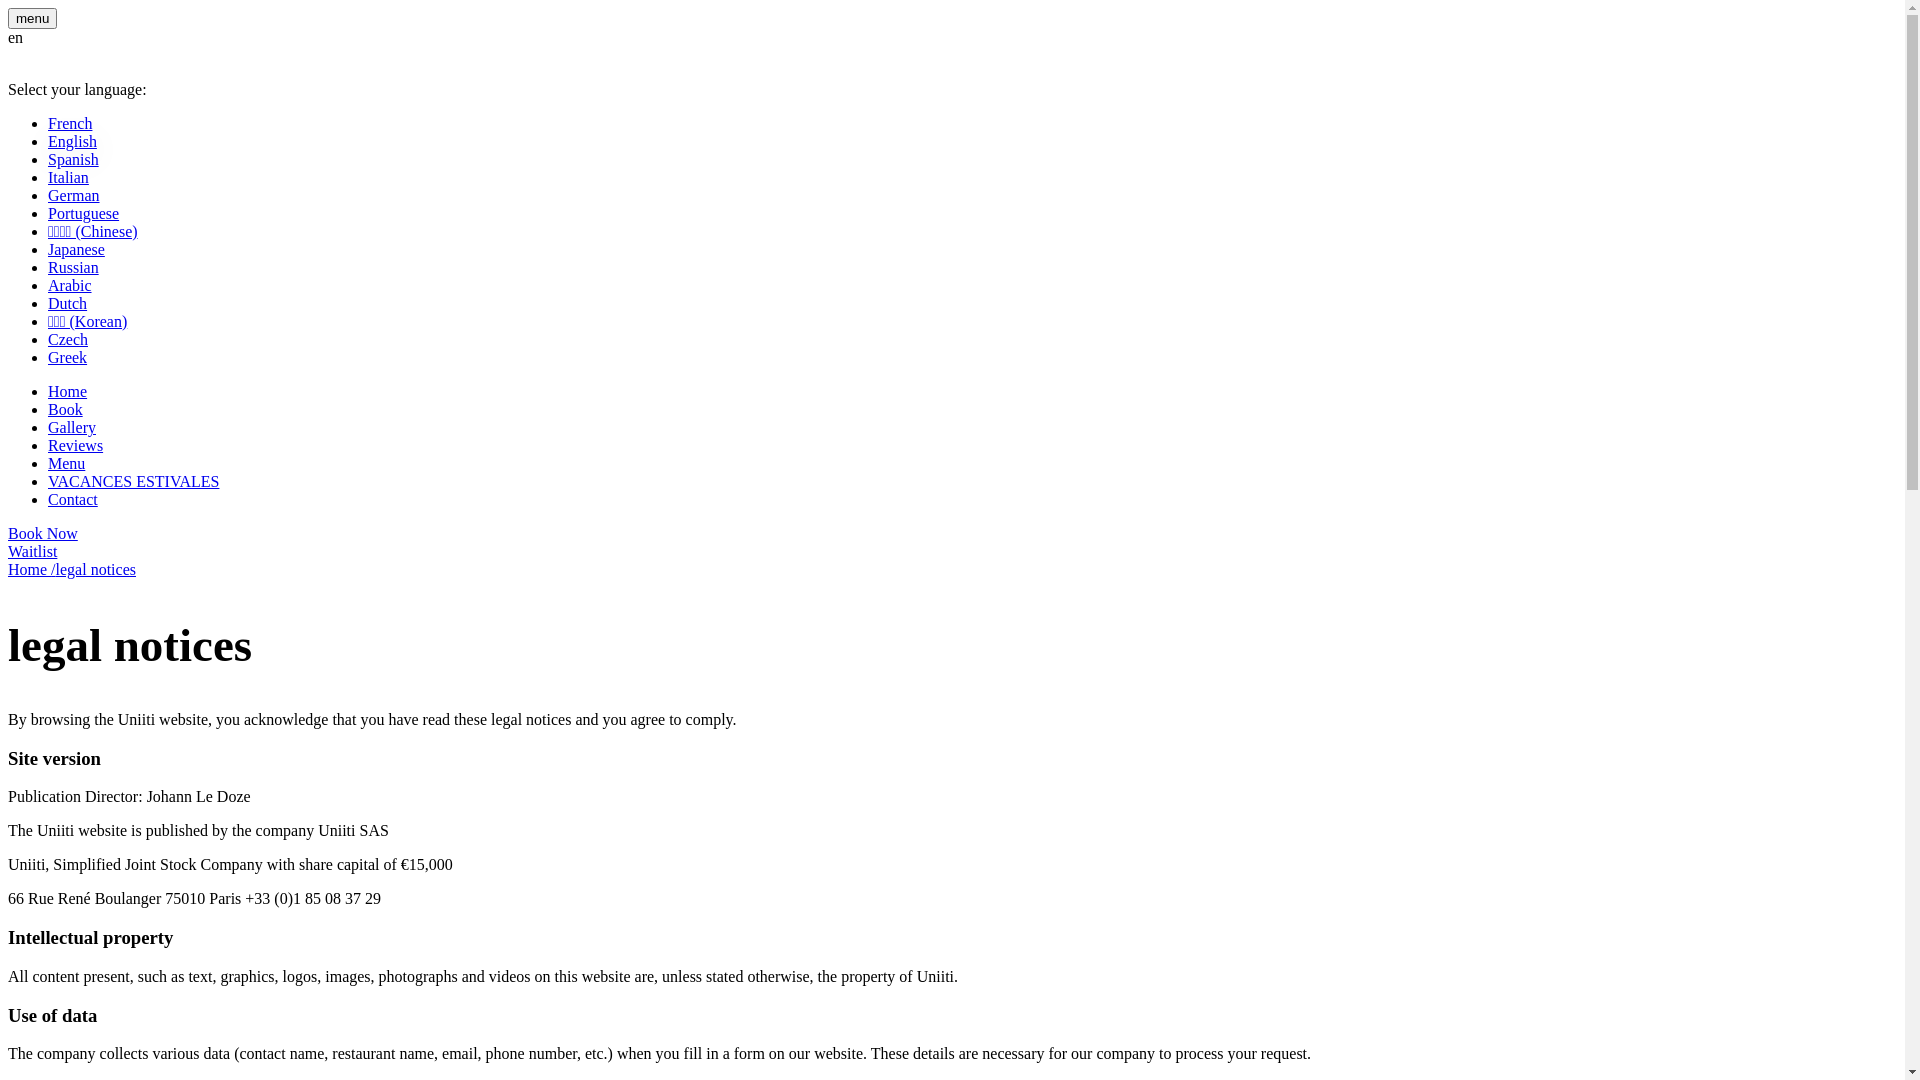 The width and height of the screenshot is (1920, 1080). What do you see at coordinates (67, 303) in the screenshot?
I see `'Dutch'` at bounding box center [67, 303].